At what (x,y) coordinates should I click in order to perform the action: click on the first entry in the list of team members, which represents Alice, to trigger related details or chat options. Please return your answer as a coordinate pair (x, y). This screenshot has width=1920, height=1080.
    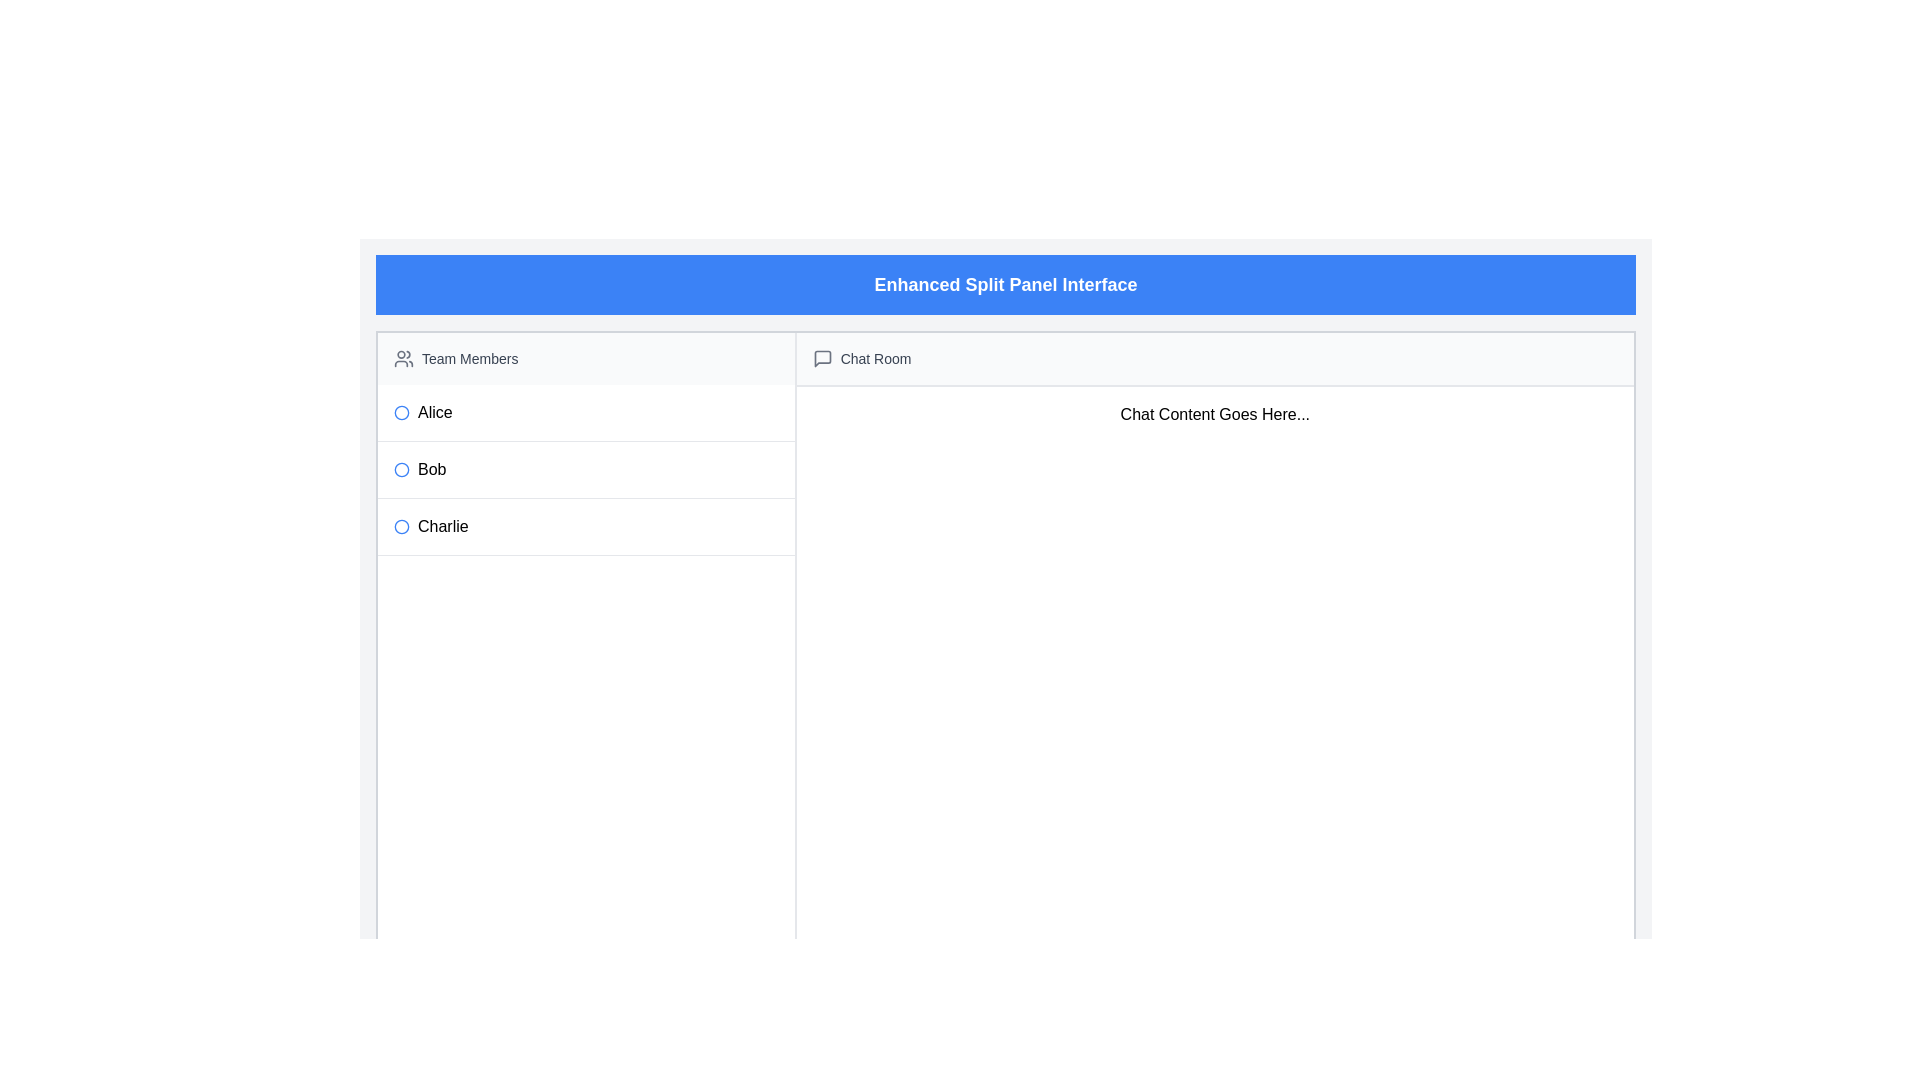
    Looking at the image, I should click on (585, 412).